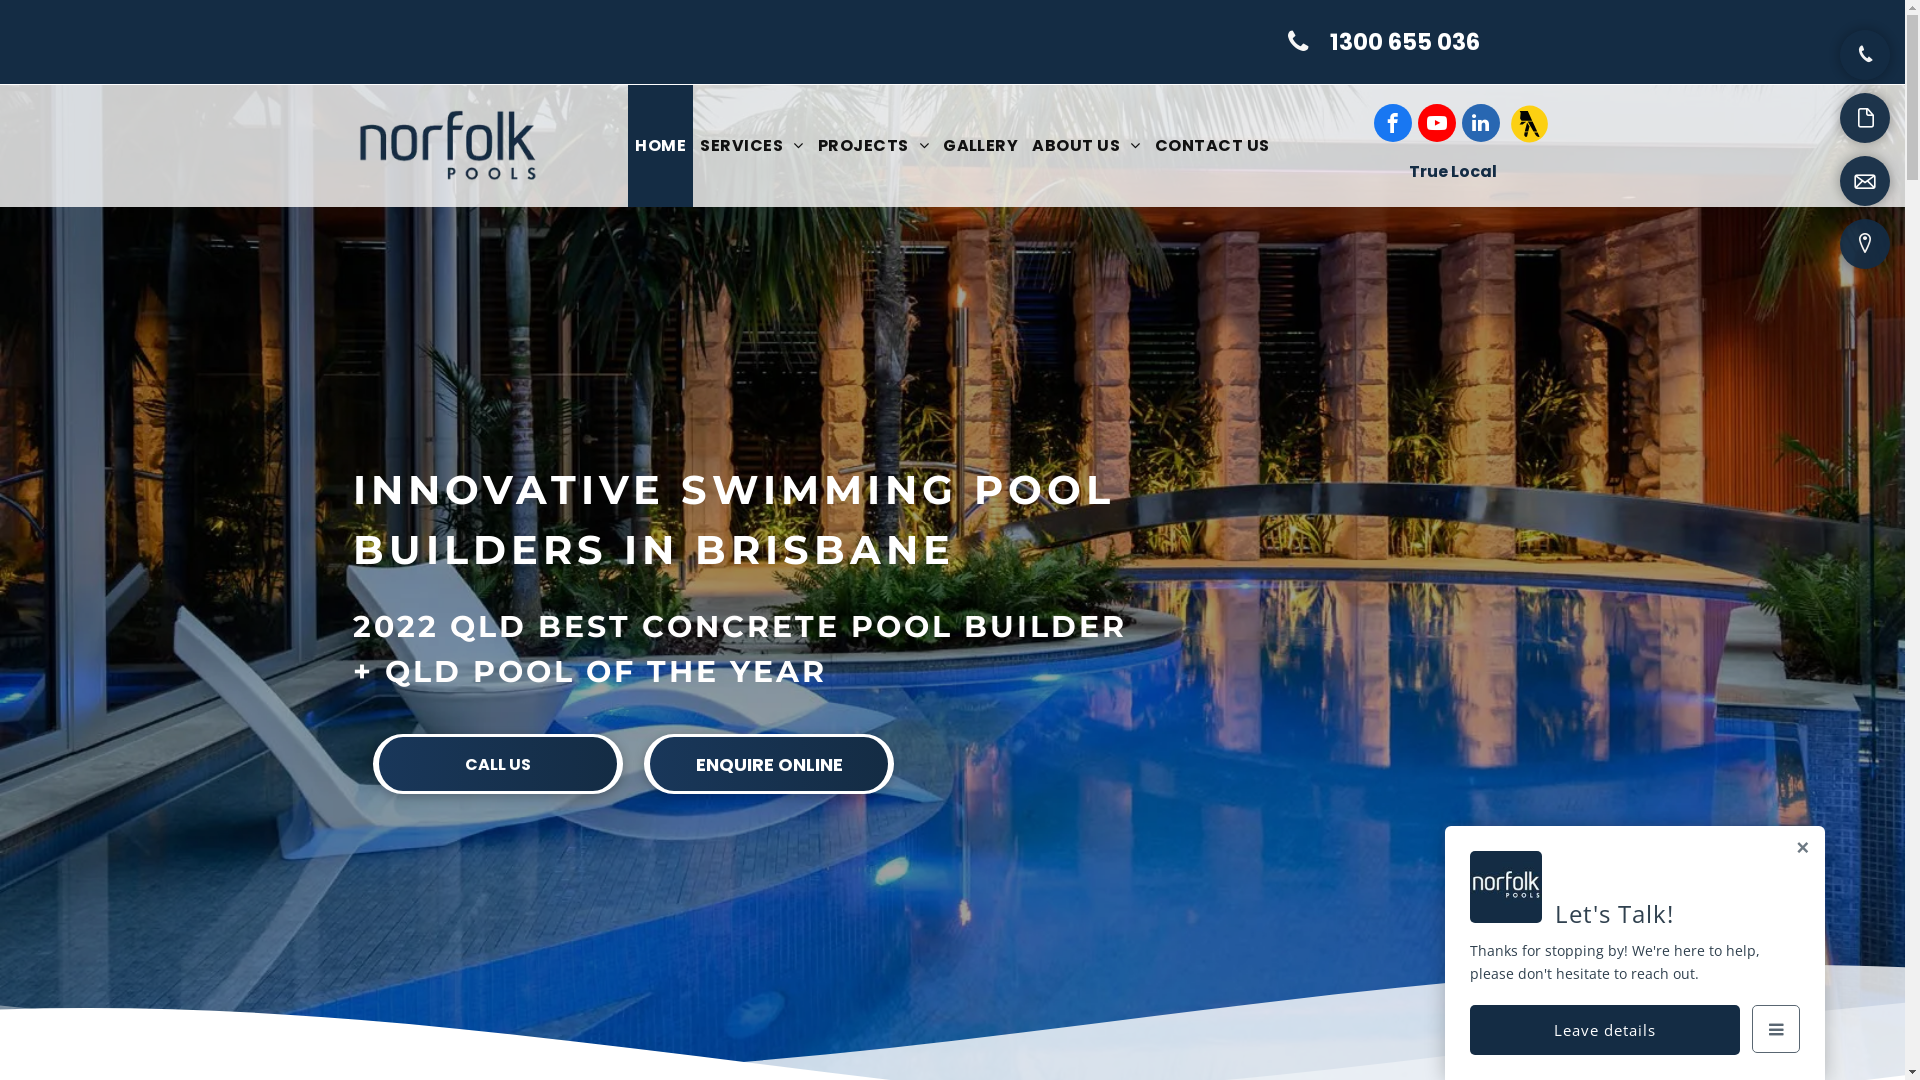 Image resolution: width=1920 pixels, height=1080 pixels. What do you see at coordinates (351, 144) in the screenshot?
I see `'Norfolk Pools'` at bounding box center [351, 144].